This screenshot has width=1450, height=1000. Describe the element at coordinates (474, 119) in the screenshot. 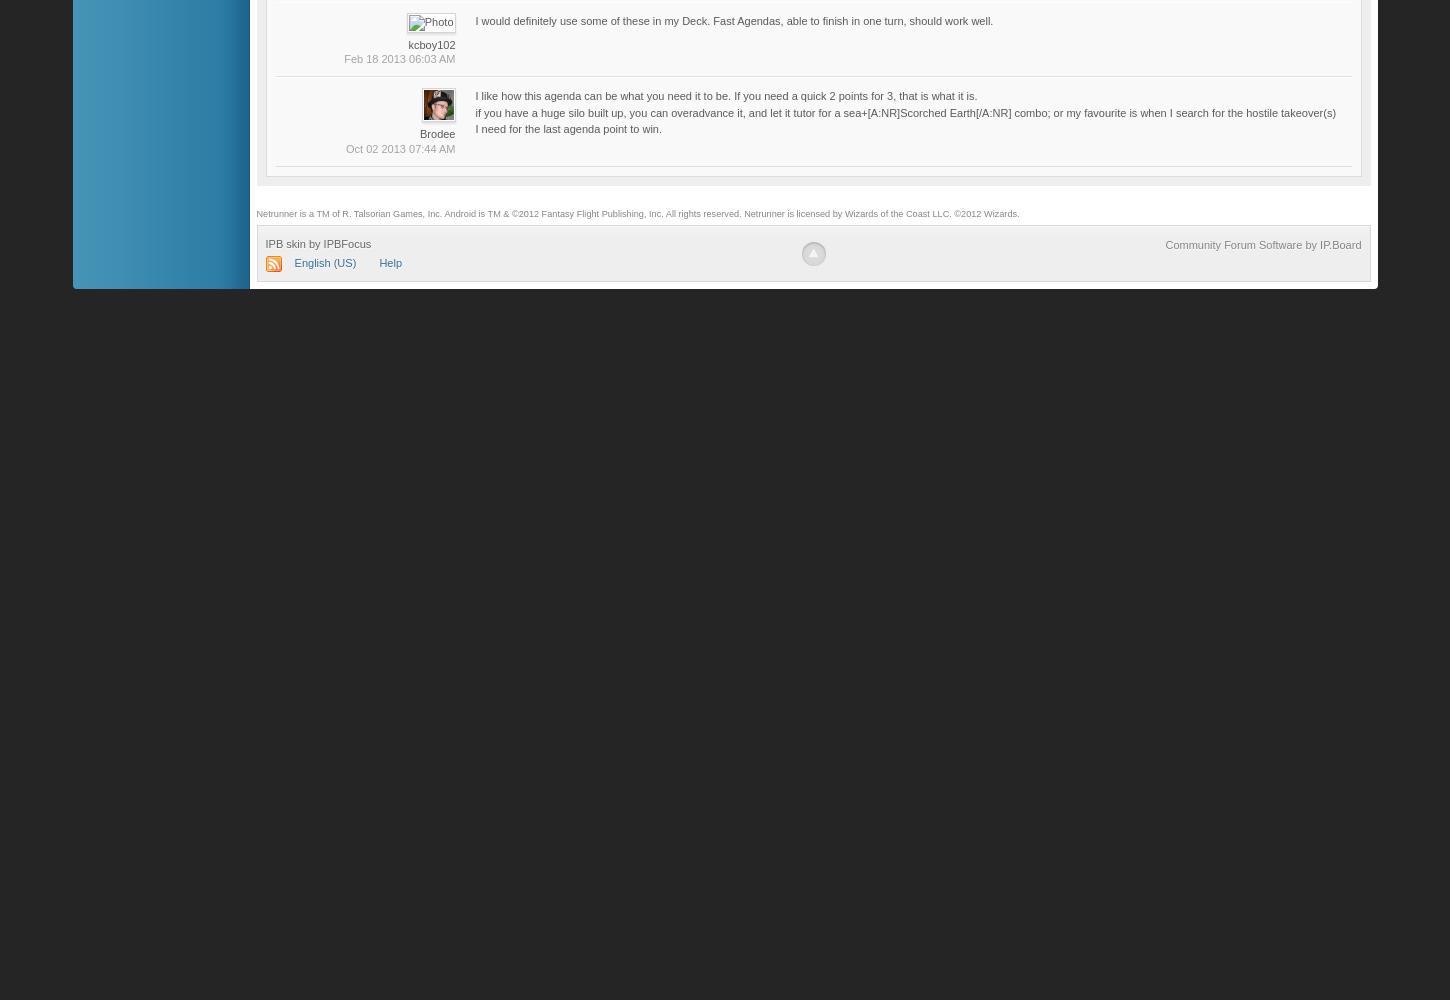

I see `'if you have a huge silo built up, you can overadvance it, and let it tutor for a sea+[A:NR]Scorched Earth[/A:NR] combo; or my favourite is when I search for the hostile takeover(s) I need for the last agenda point to win.'` at that location.